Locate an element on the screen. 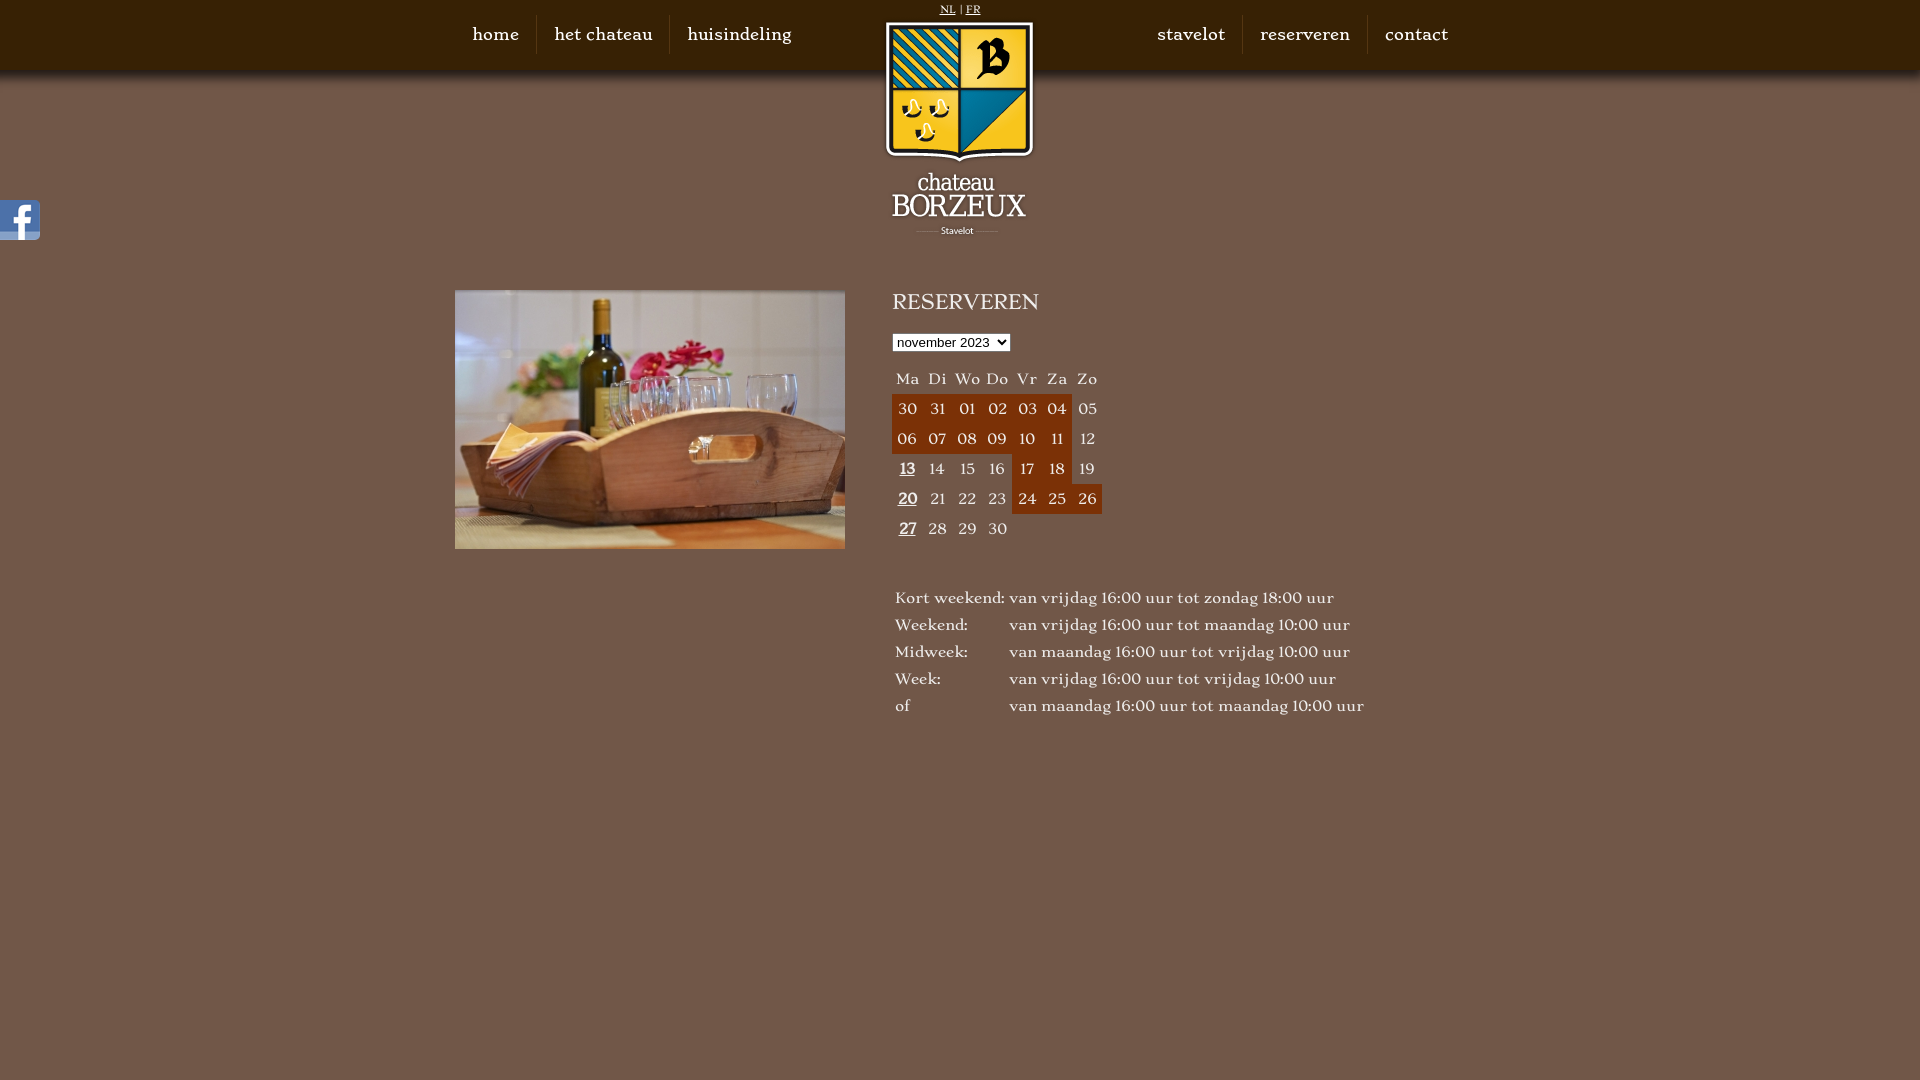  'Chateux Borzeux Stavelot, Vakantiewoning Ardennen' is located at coordinates (880, 127).